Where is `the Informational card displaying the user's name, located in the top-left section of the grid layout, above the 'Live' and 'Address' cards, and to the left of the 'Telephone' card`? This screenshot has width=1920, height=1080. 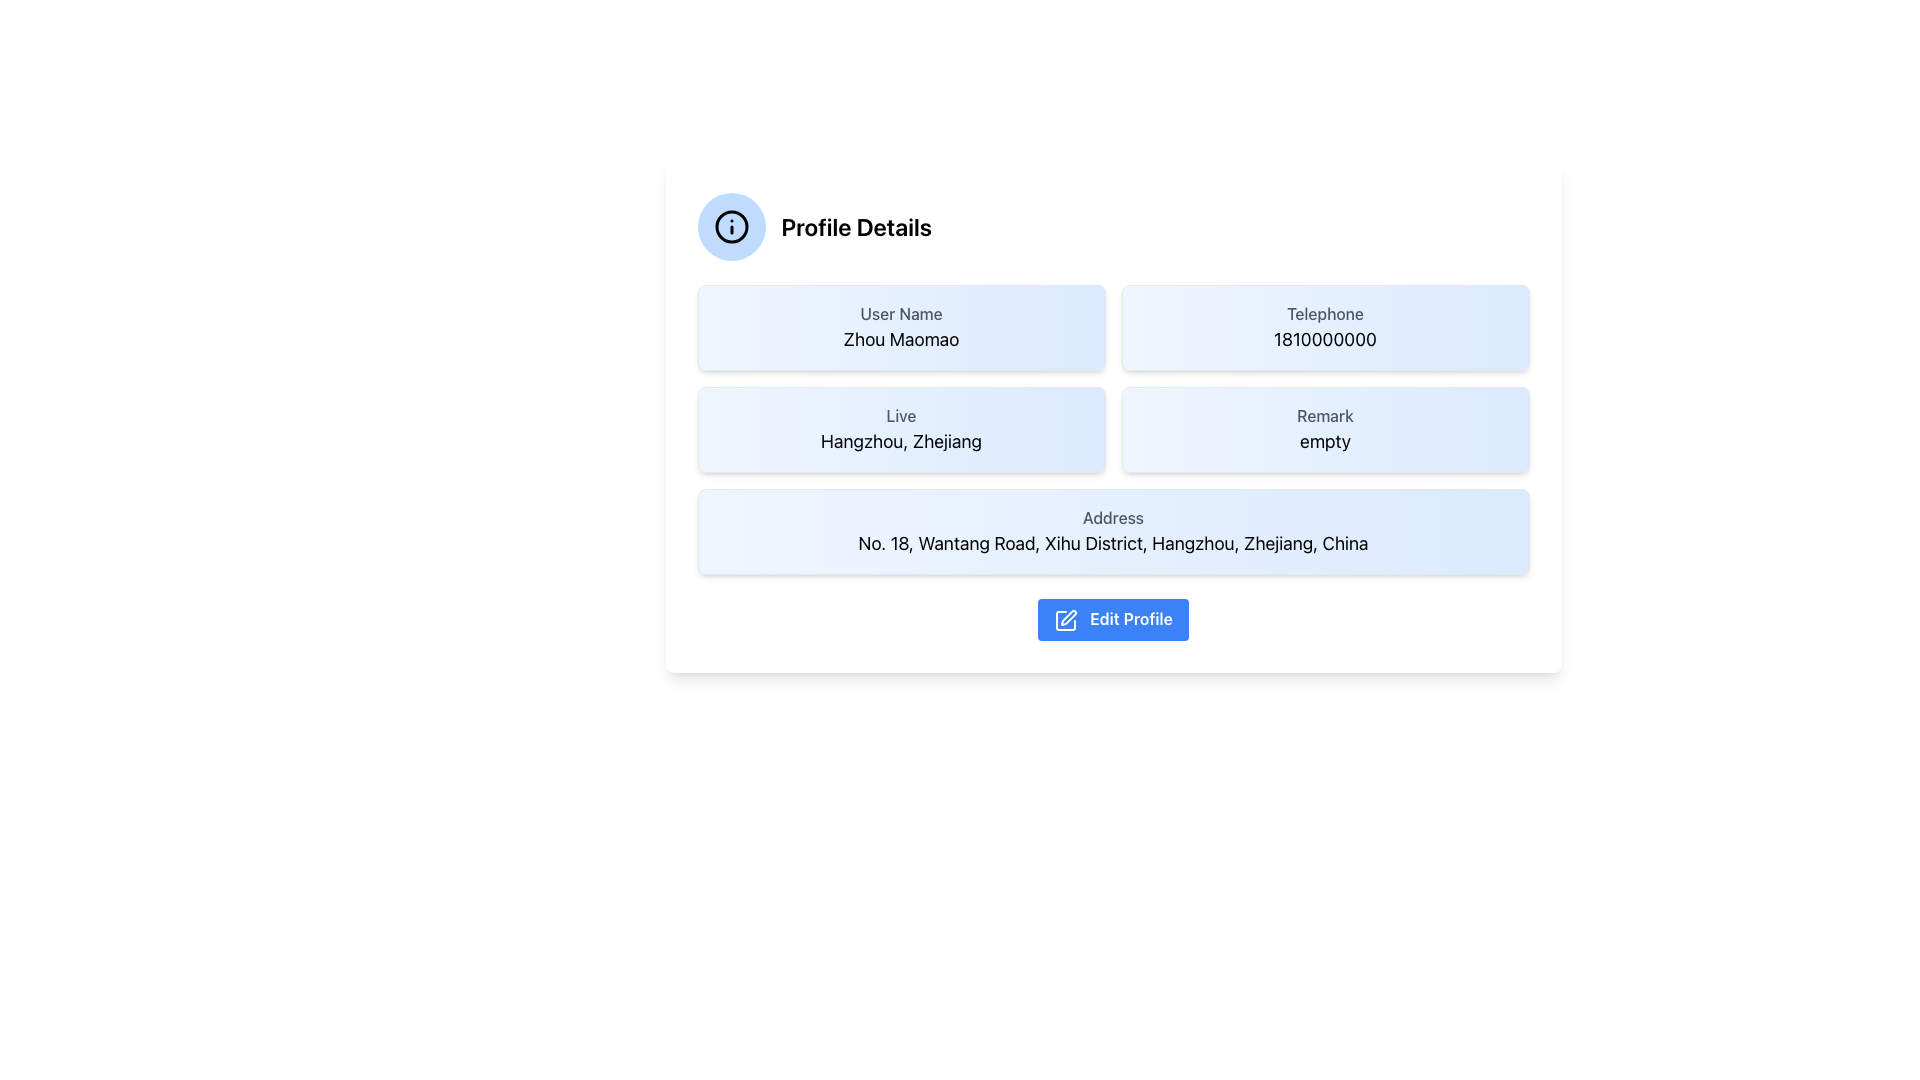
the Informational card displaying the user's name, located in the top-left section of the grid layout, above the 'Live' and 'Address' cards, and to the left of the 'Telephone' card is located at coordinates (900, 326).